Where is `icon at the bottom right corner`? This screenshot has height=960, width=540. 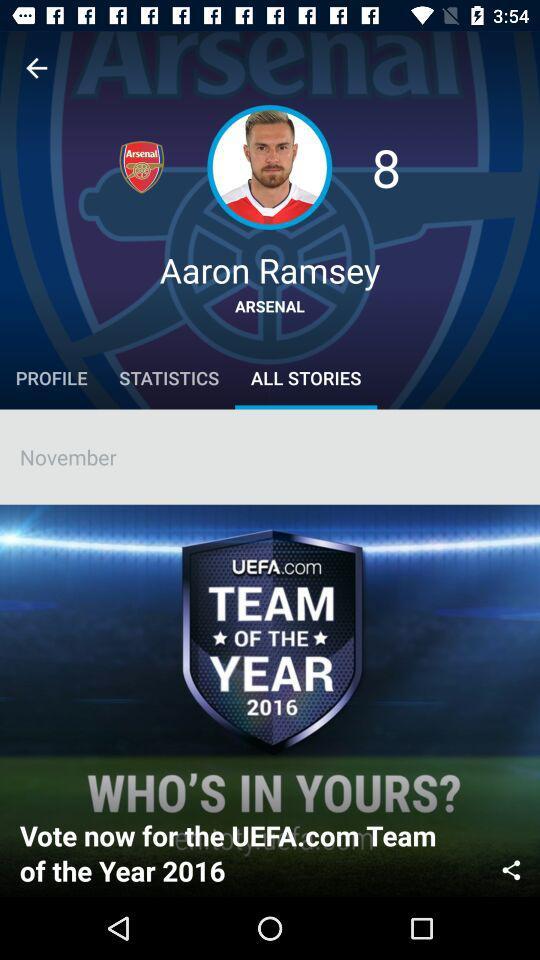
icon at the bottom right corner is located at coordinates (511, 867).